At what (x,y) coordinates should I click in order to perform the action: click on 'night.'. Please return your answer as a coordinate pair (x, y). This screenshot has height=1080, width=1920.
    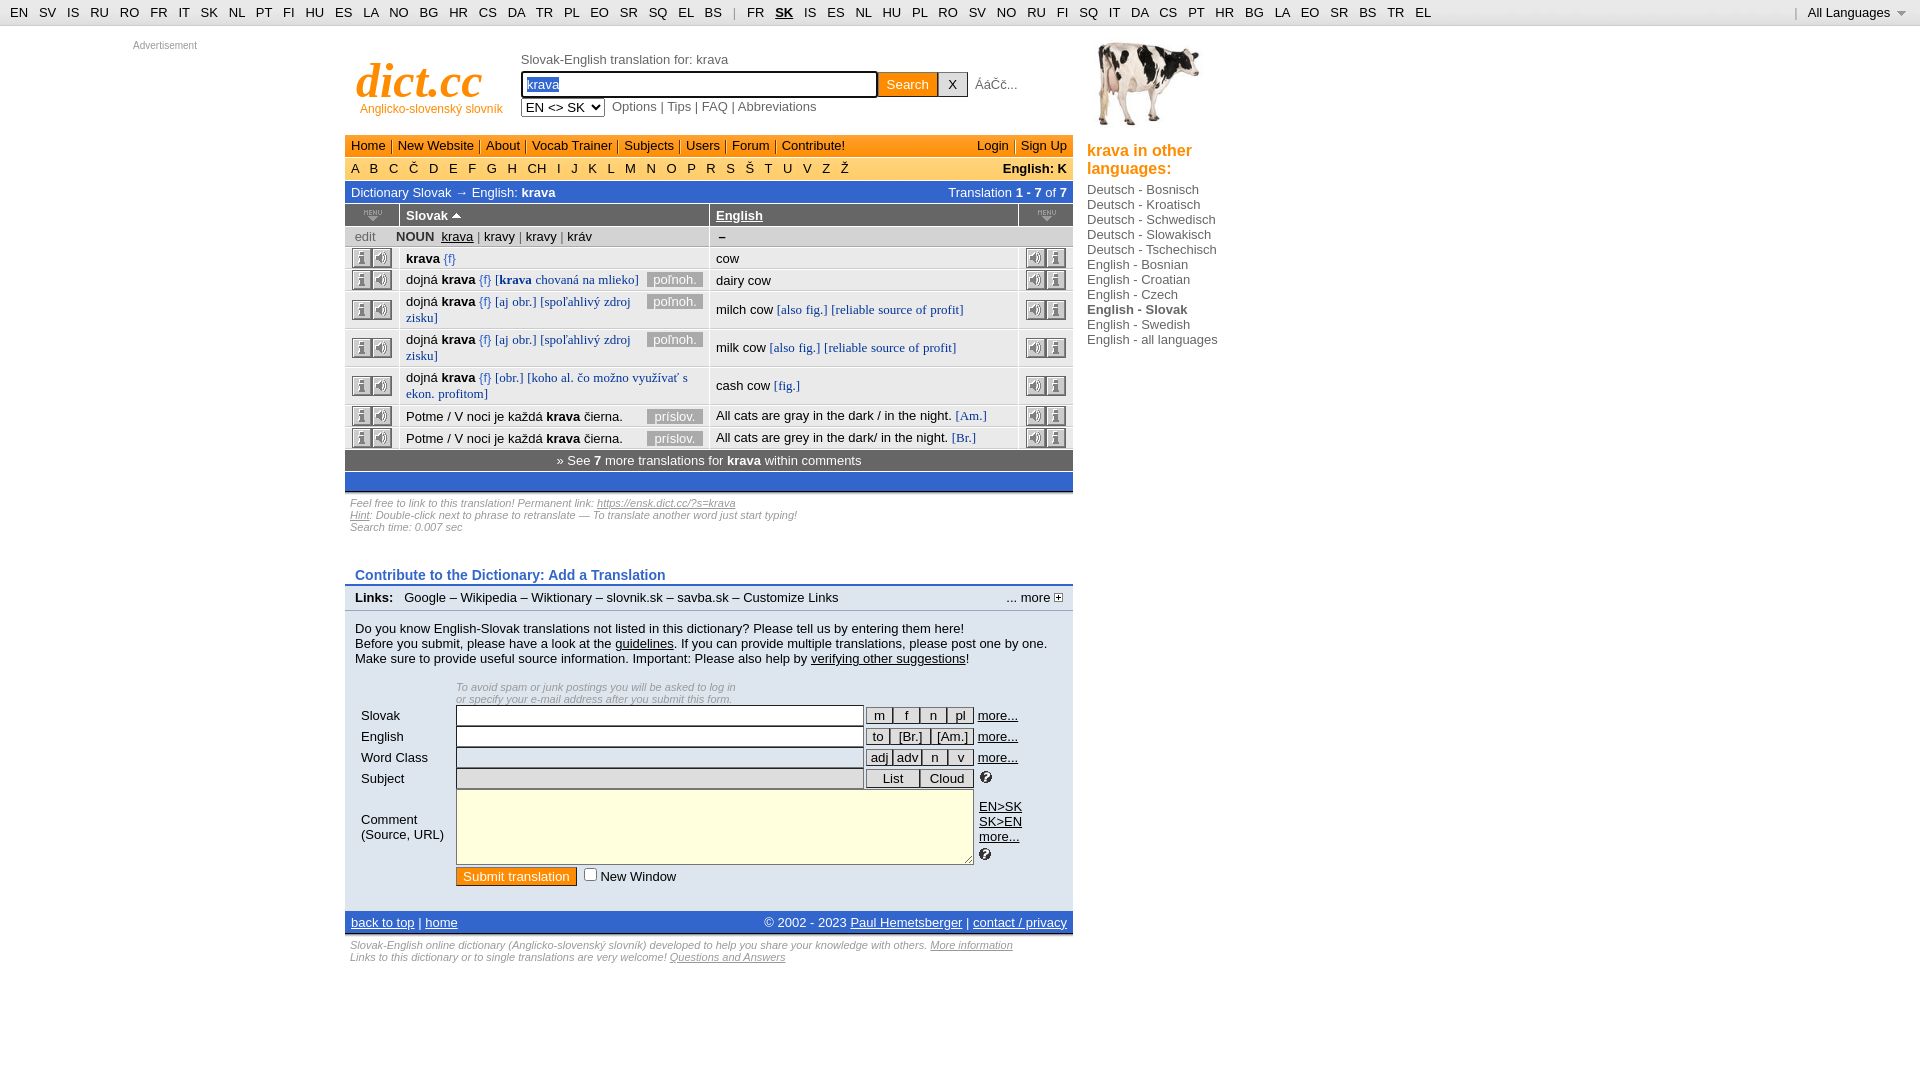
    Looking at the image, I should click on (930, 436).